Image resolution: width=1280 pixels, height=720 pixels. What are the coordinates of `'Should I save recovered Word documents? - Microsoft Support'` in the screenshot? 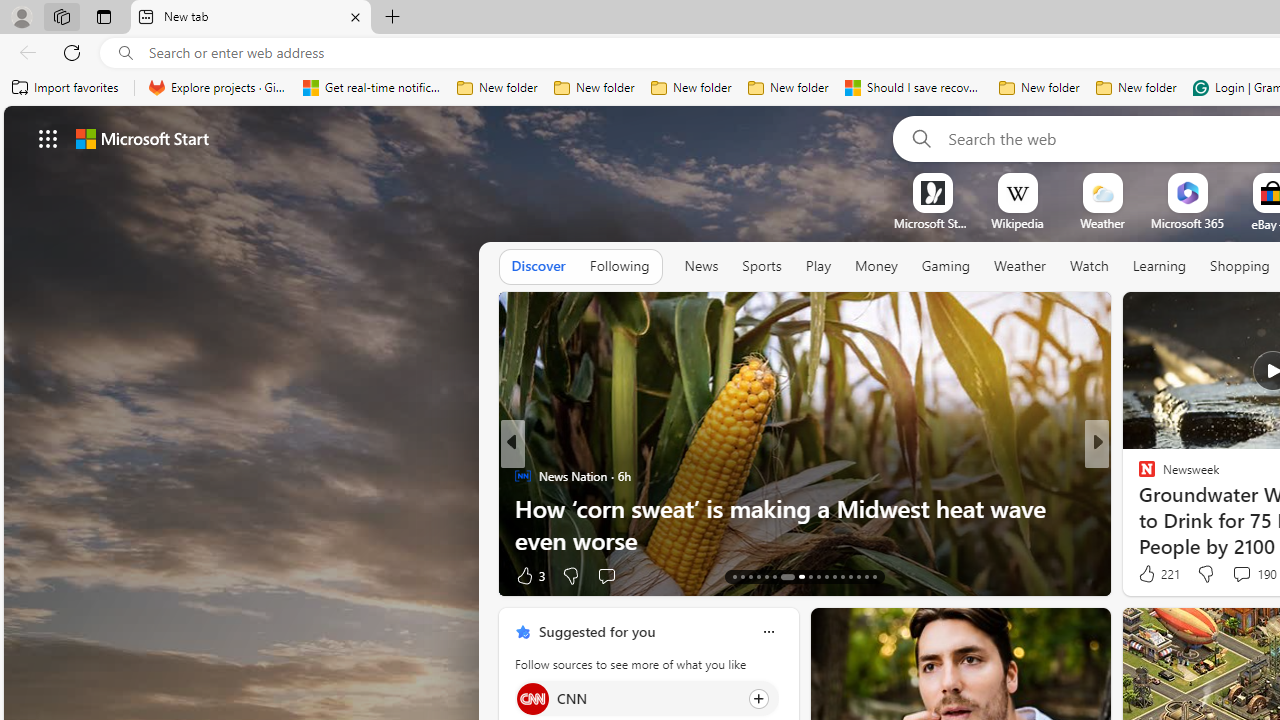 It's located at (912, 87).